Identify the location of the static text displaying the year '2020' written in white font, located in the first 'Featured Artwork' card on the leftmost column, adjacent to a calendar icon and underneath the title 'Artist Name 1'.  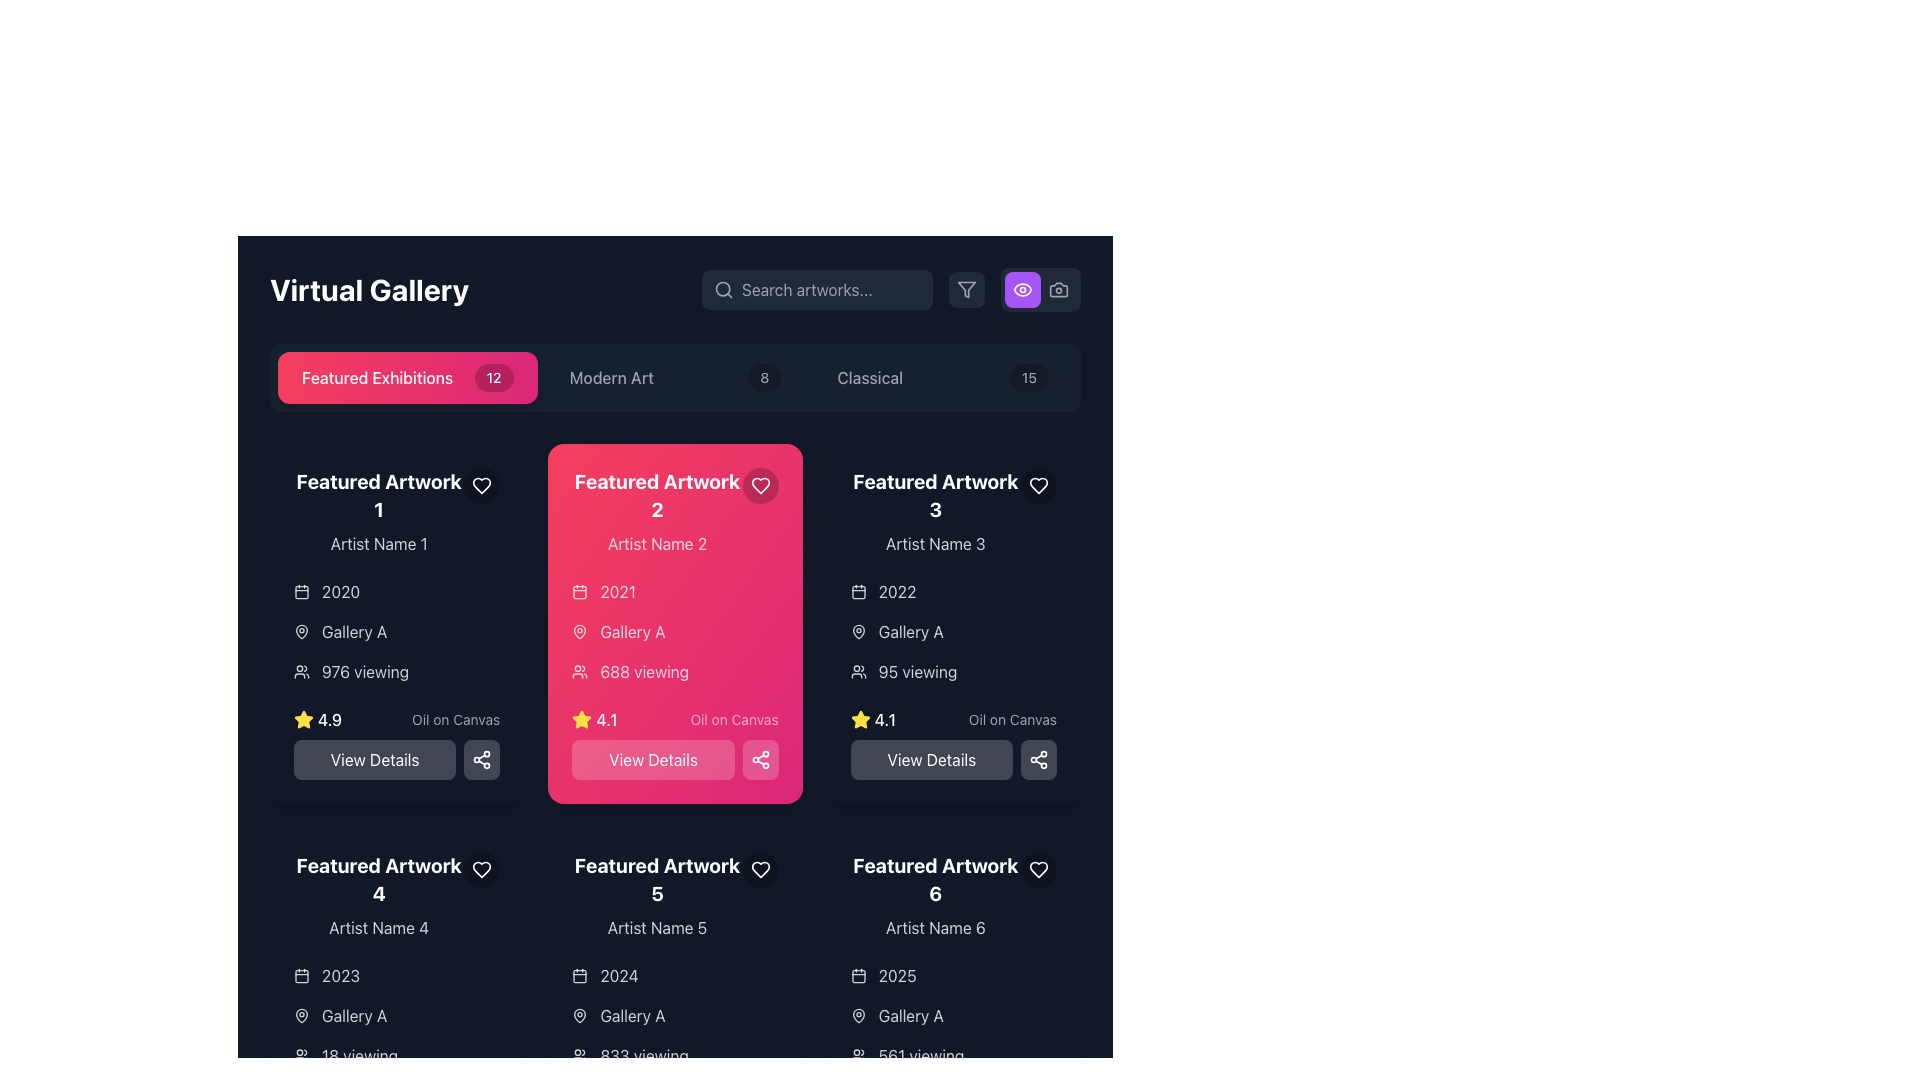
(341, 590).